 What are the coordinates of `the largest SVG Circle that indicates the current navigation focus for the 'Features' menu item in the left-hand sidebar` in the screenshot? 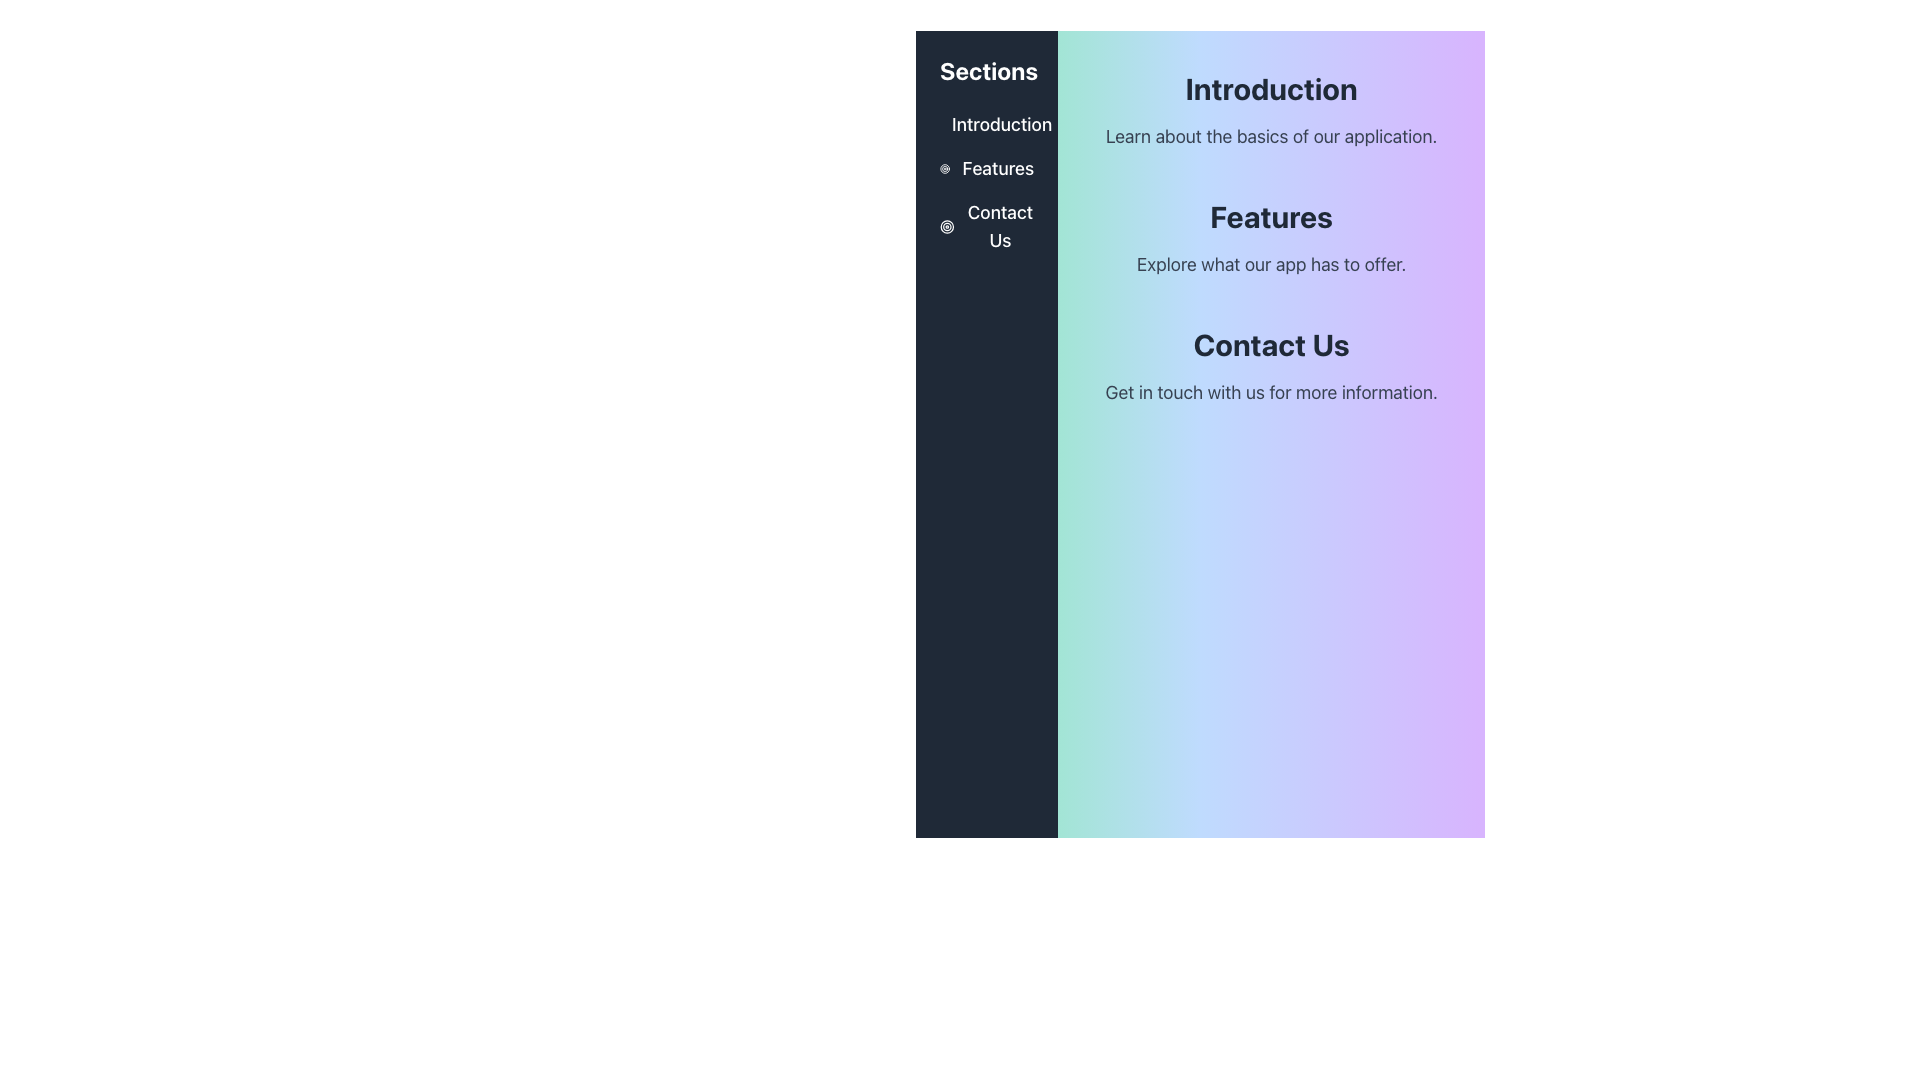 It's located at (944, 168).